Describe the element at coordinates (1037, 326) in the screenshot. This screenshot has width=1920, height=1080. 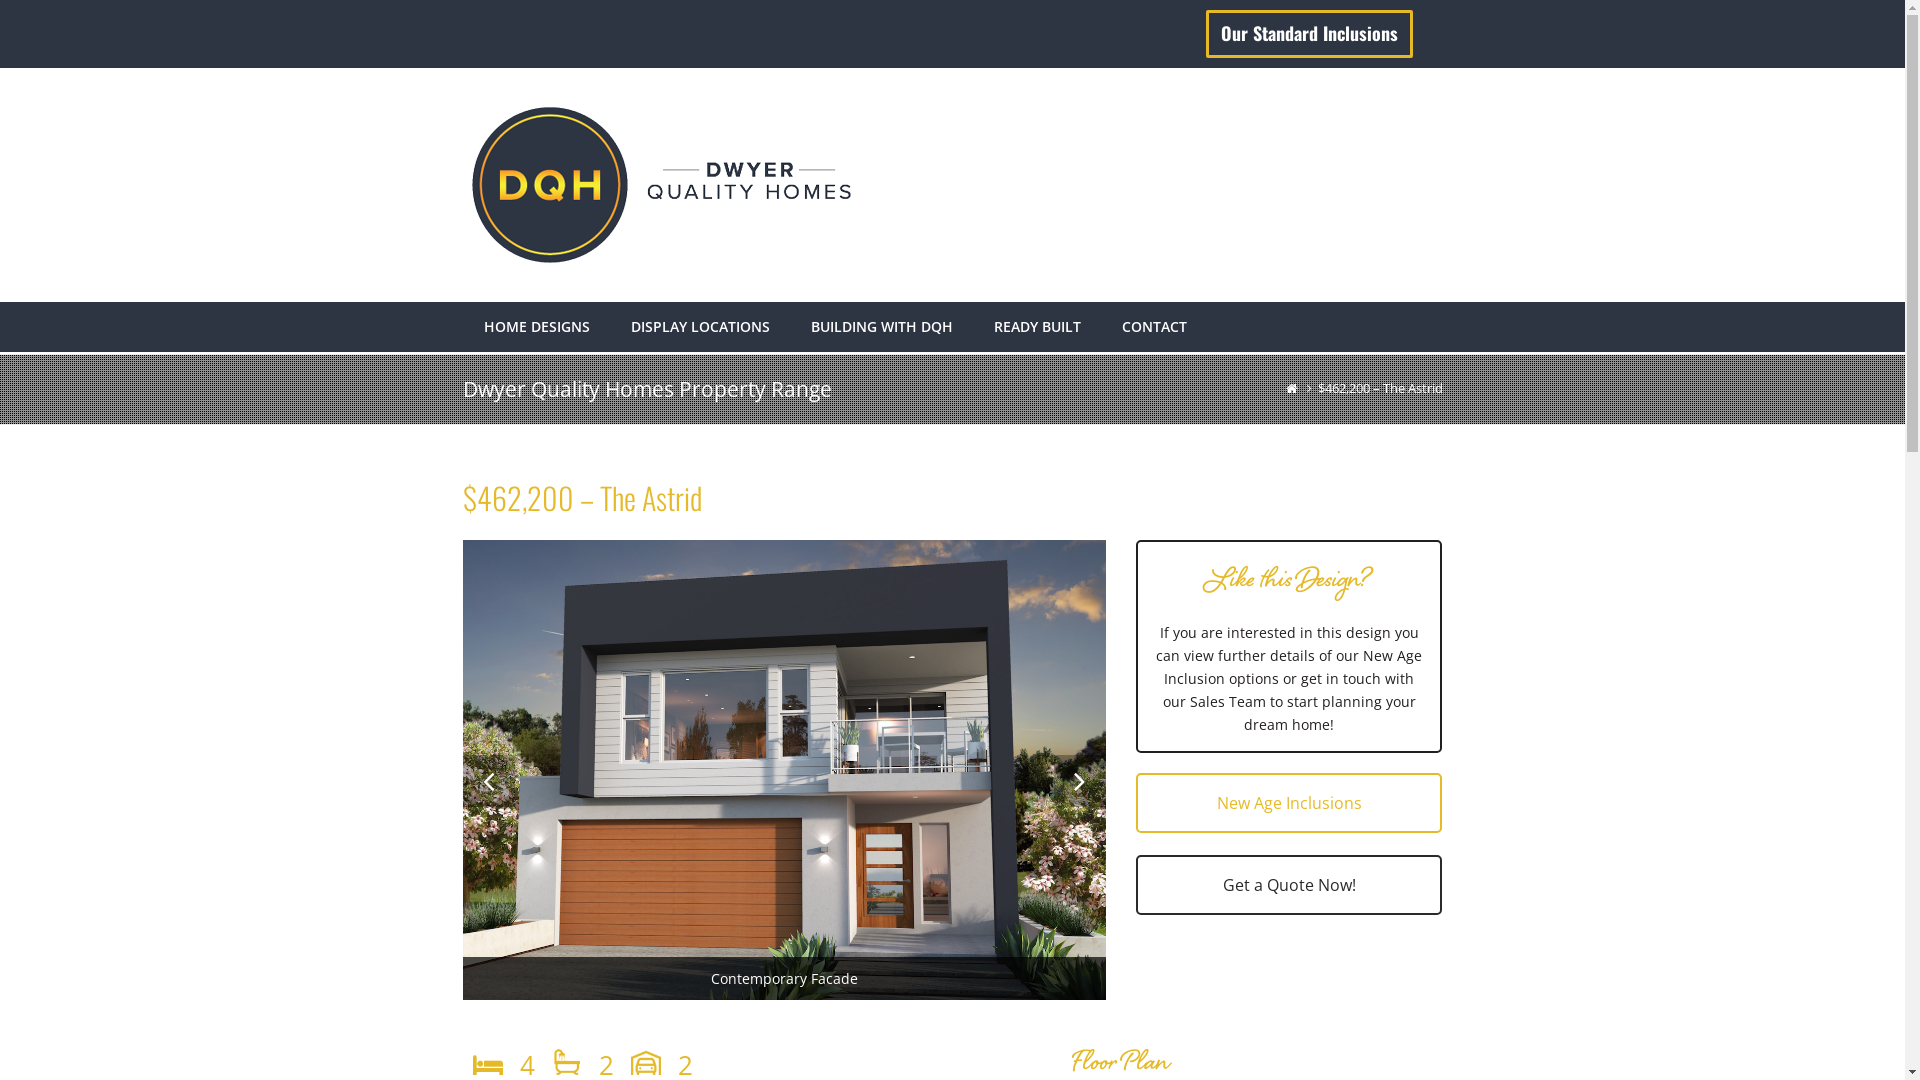
I see `'READY BUILT'` at that location.